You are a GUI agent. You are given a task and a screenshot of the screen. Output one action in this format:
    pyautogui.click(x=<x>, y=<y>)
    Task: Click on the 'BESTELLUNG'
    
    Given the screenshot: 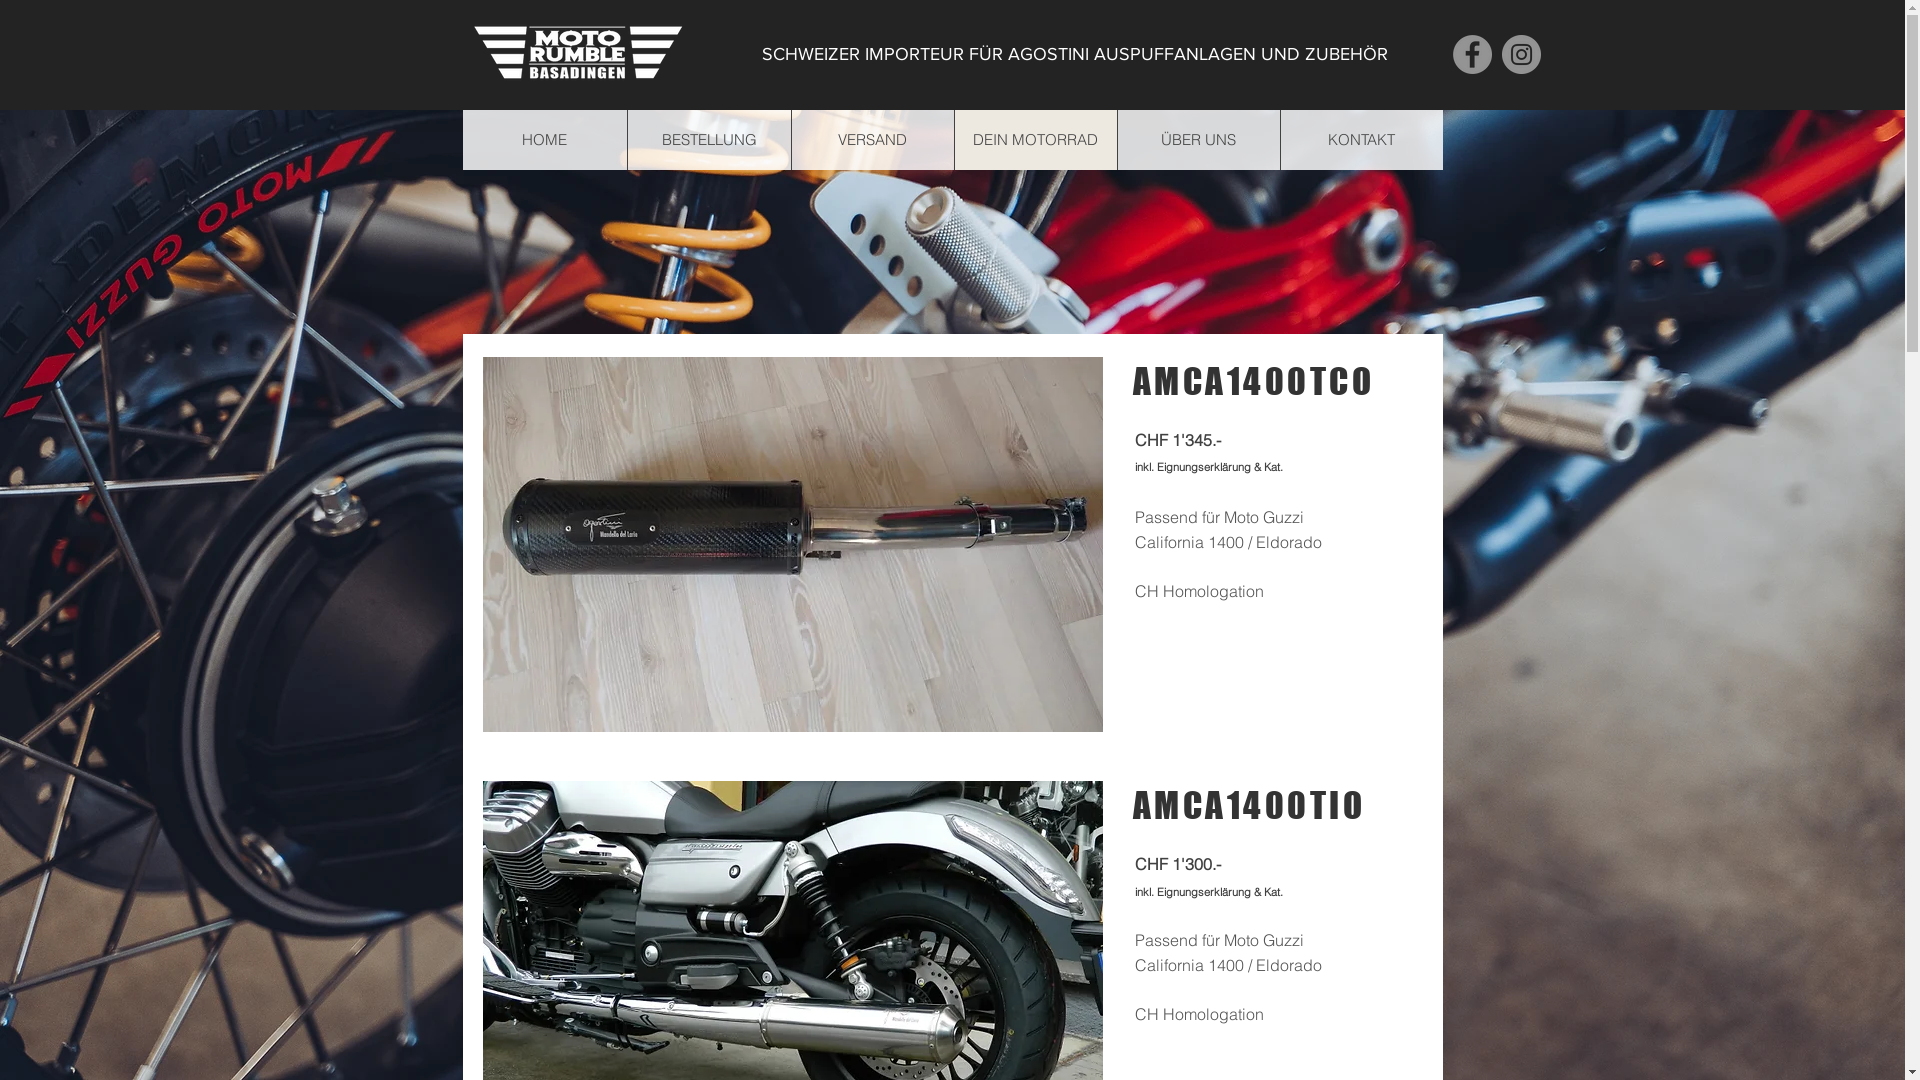 What is the action you would take?
    pyautogui.click(x=708, y=138)
    